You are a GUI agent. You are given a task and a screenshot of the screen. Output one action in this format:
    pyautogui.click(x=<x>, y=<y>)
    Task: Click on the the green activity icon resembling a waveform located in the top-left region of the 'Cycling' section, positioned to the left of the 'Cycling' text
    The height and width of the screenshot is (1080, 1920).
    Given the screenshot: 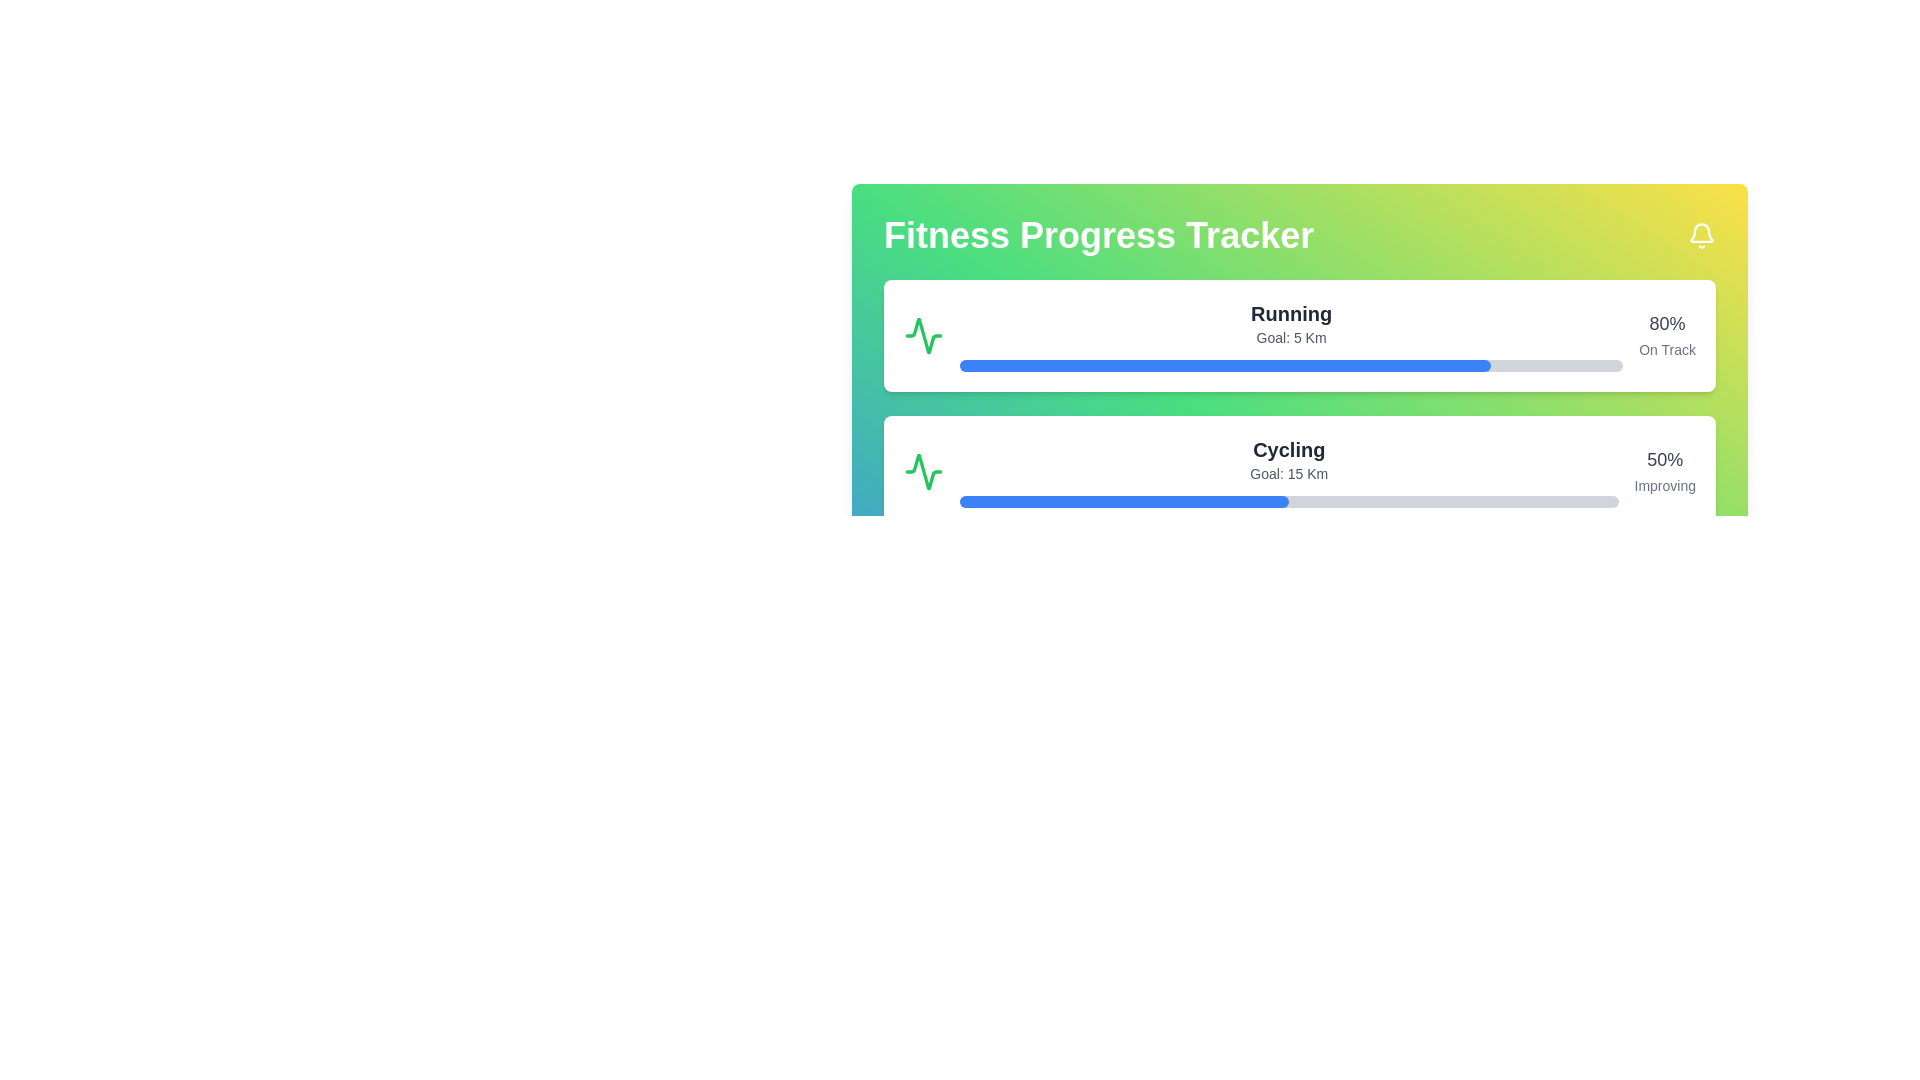 What is the action you would take?
    pyautogui.click(x=923, y=471)
    